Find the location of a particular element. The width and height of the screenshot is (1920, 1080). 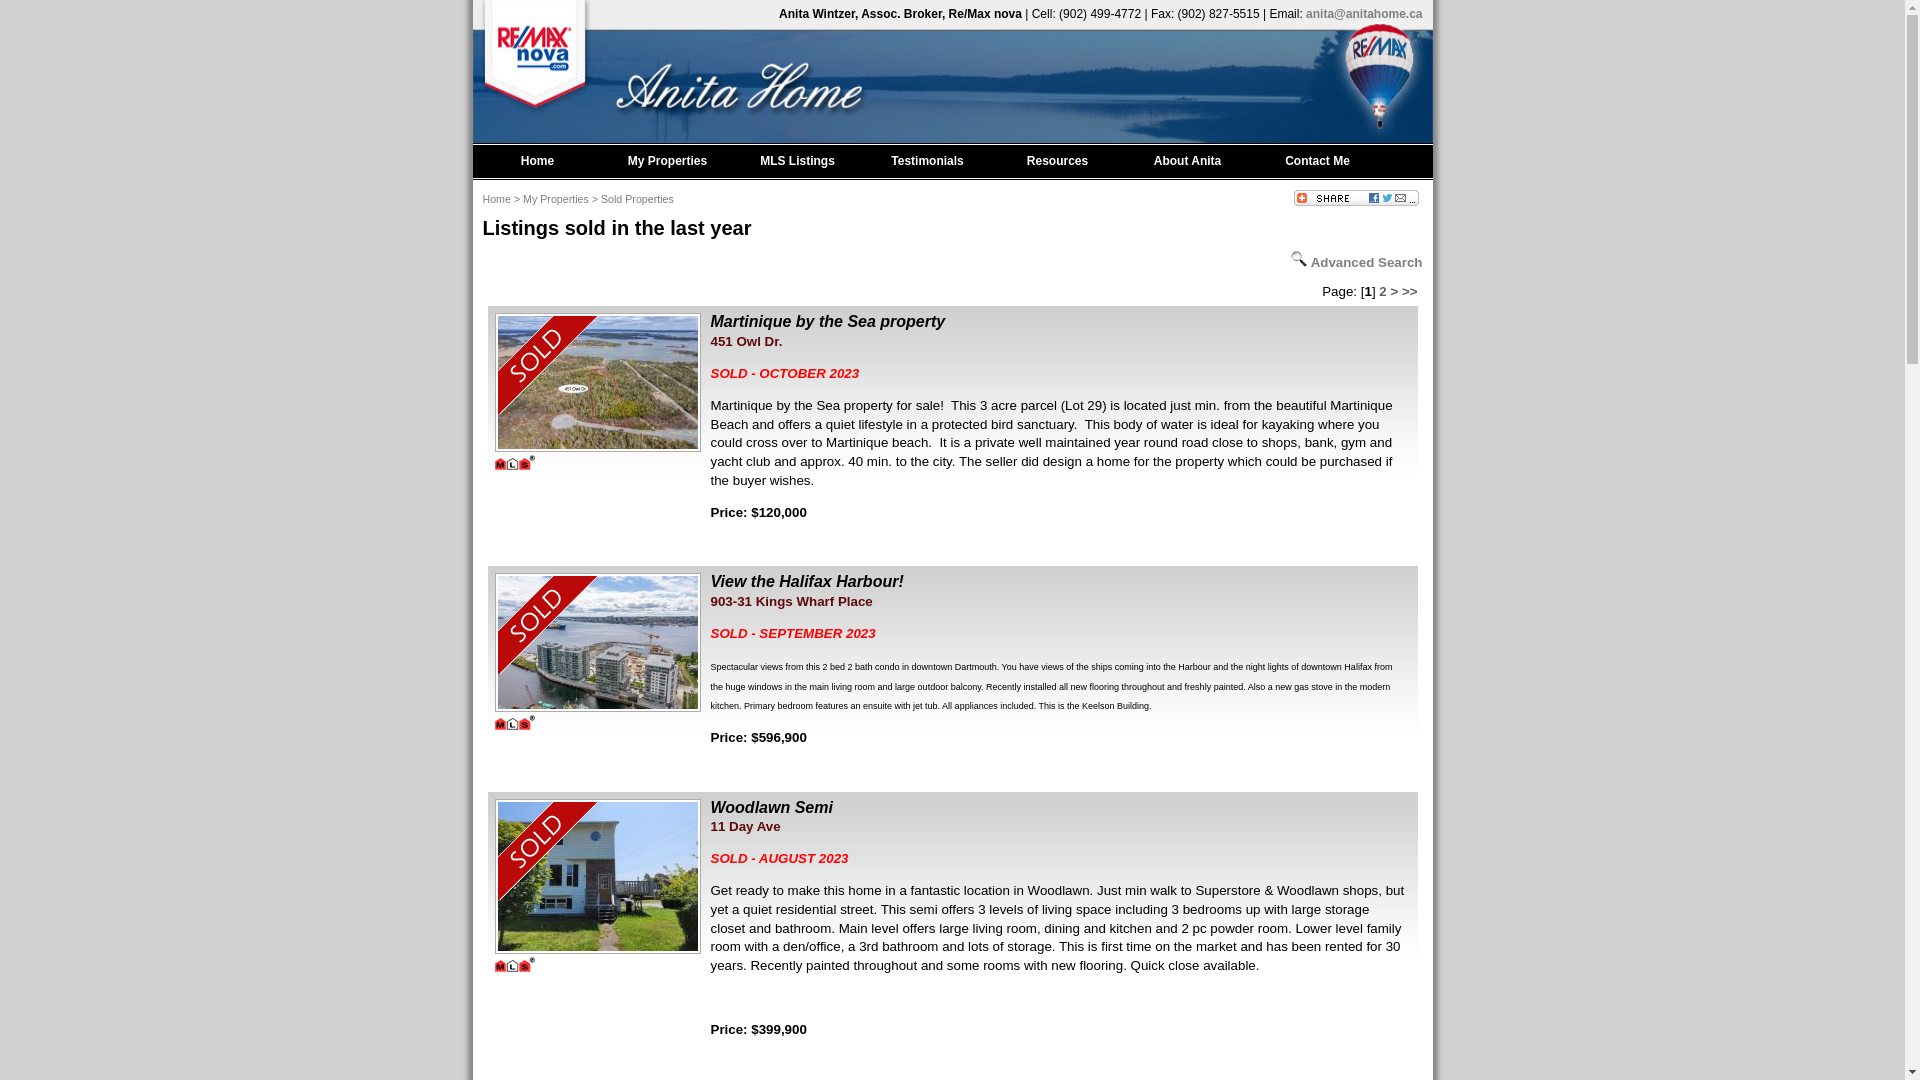

'>' is located at coordinates (1392, 291).